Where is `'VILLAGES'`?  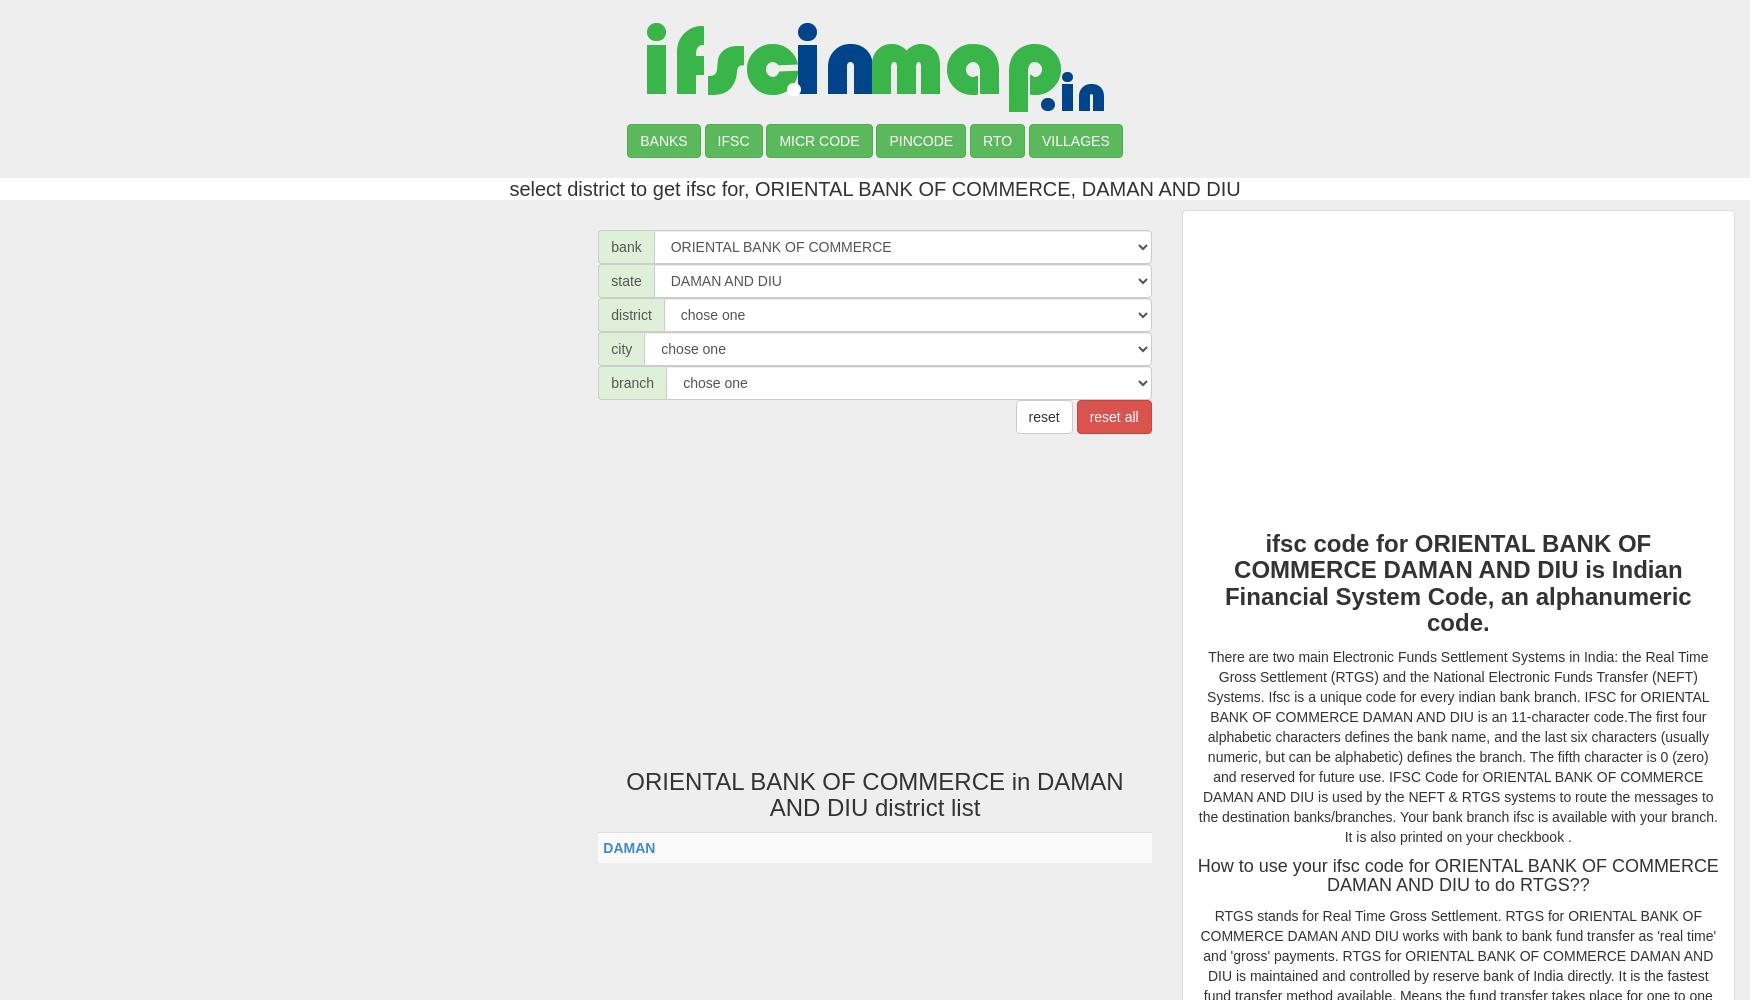
'VILLAGES' is located at coordinates (1075, 141).